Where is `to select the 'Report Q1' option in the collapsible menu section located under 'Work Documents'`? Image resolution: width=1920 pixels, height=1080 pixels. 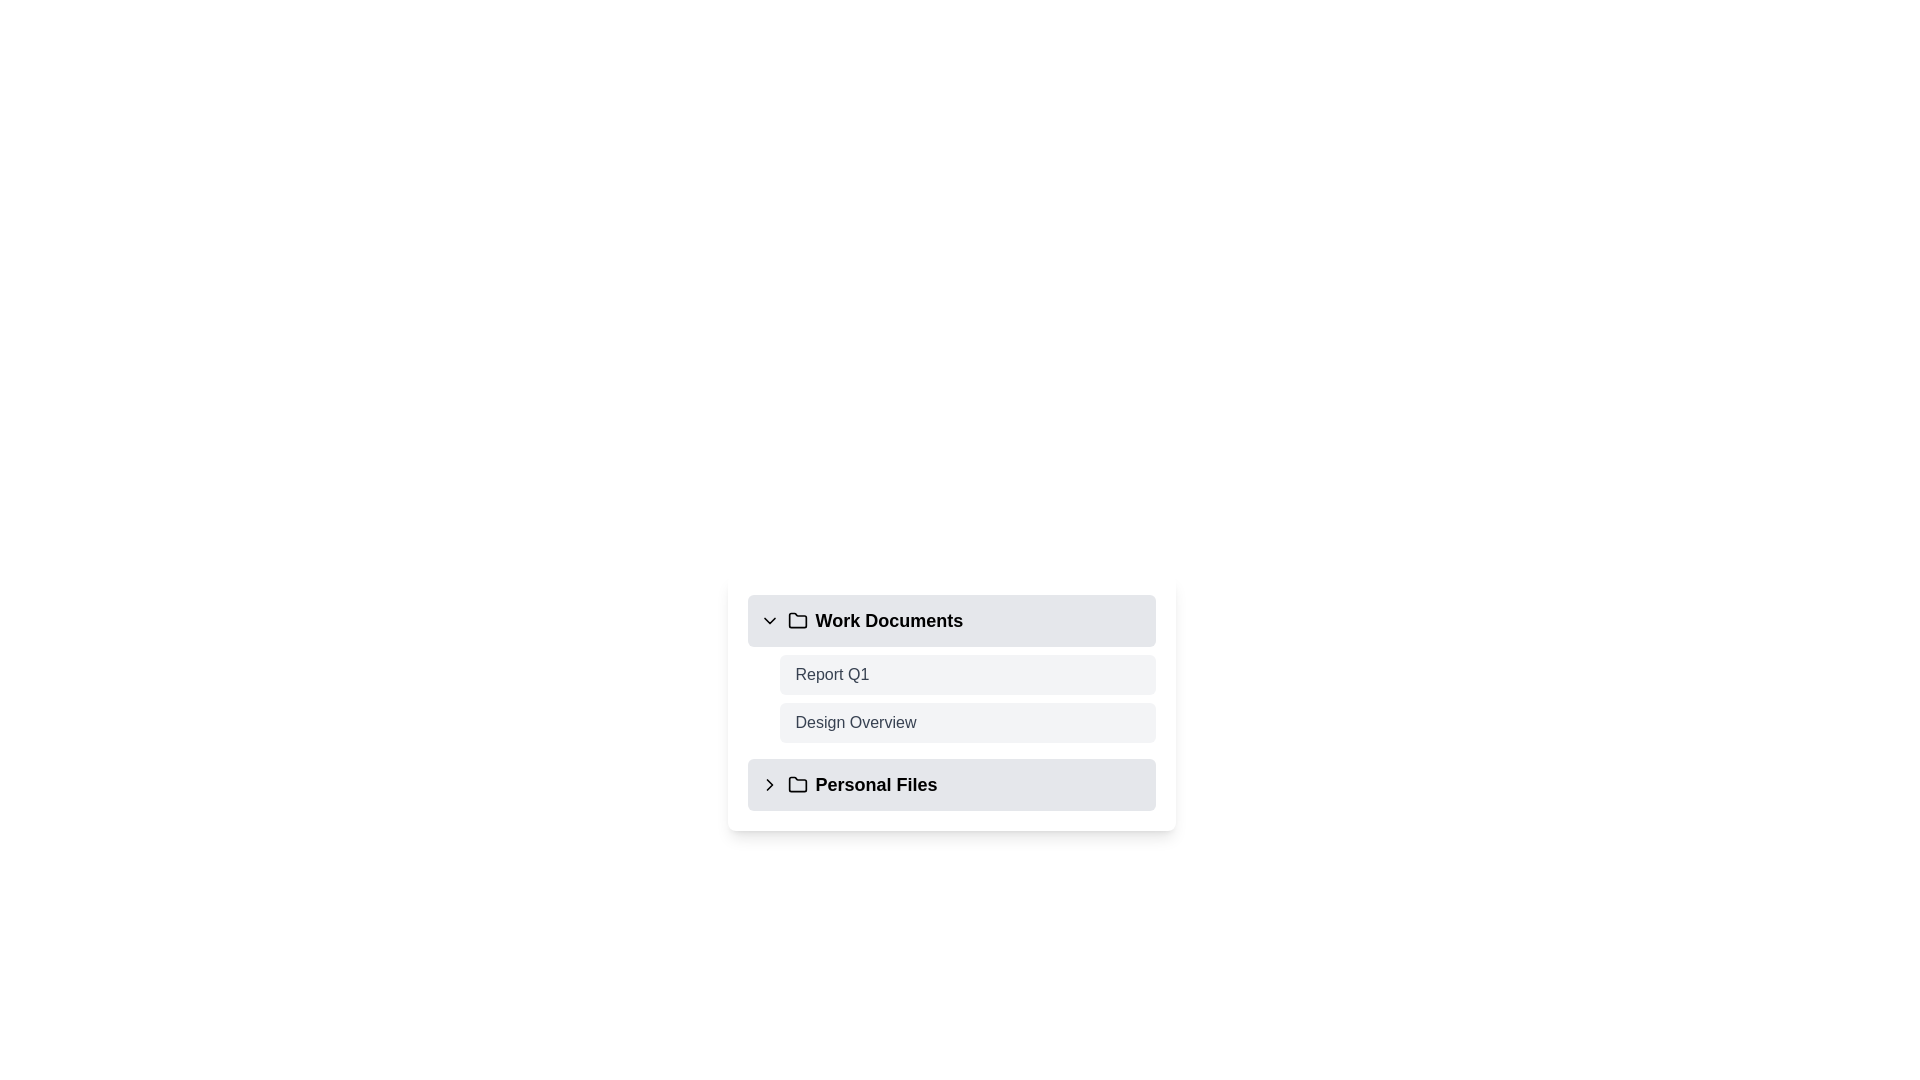 to select the 'Report Q1' option in the collapsible menu section located under 'Work Documents' is located at coordinates (950, 668).